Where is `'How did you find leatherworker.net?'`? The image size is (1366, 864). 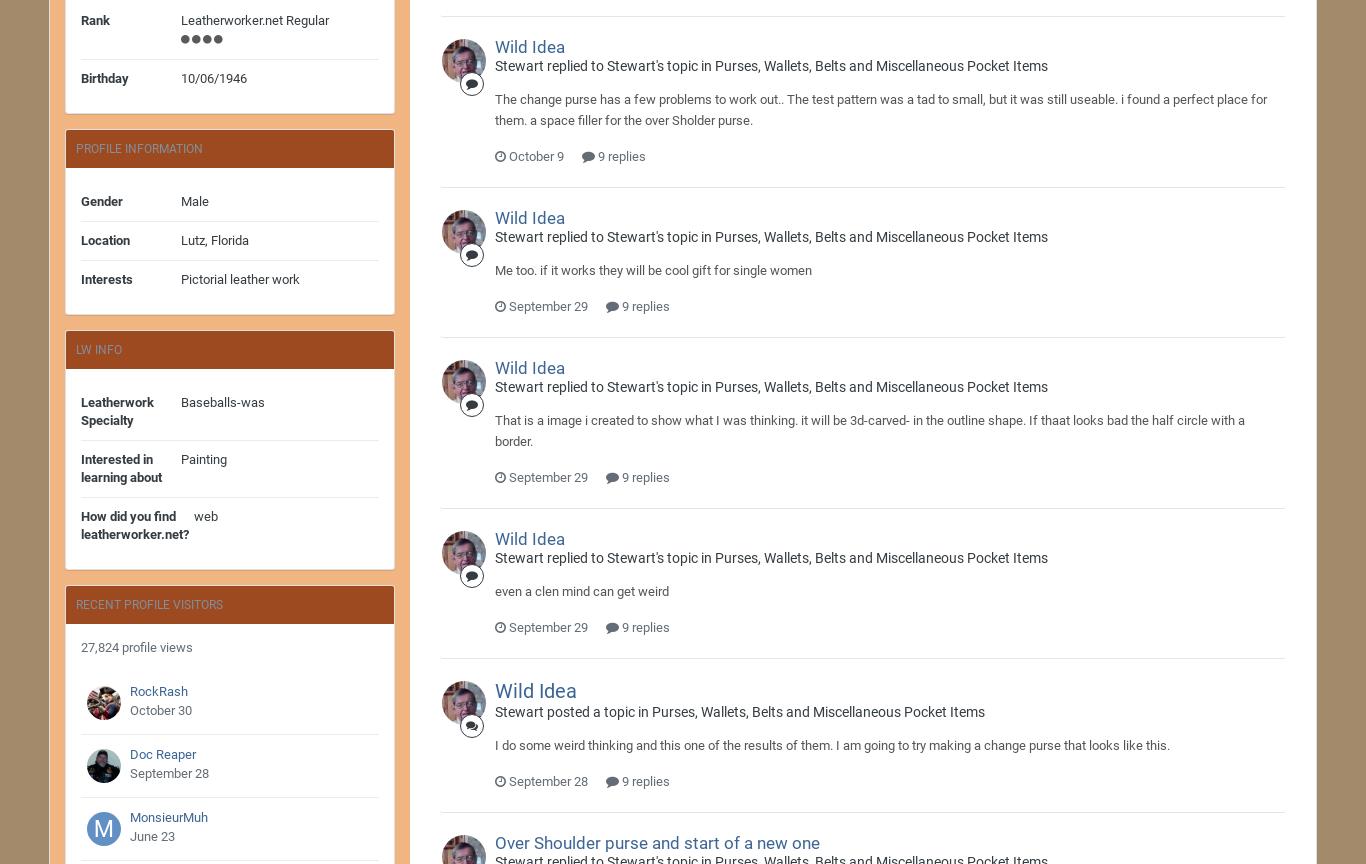
'How did you find leatherworker.net?' is located at coordinates (133, 525).